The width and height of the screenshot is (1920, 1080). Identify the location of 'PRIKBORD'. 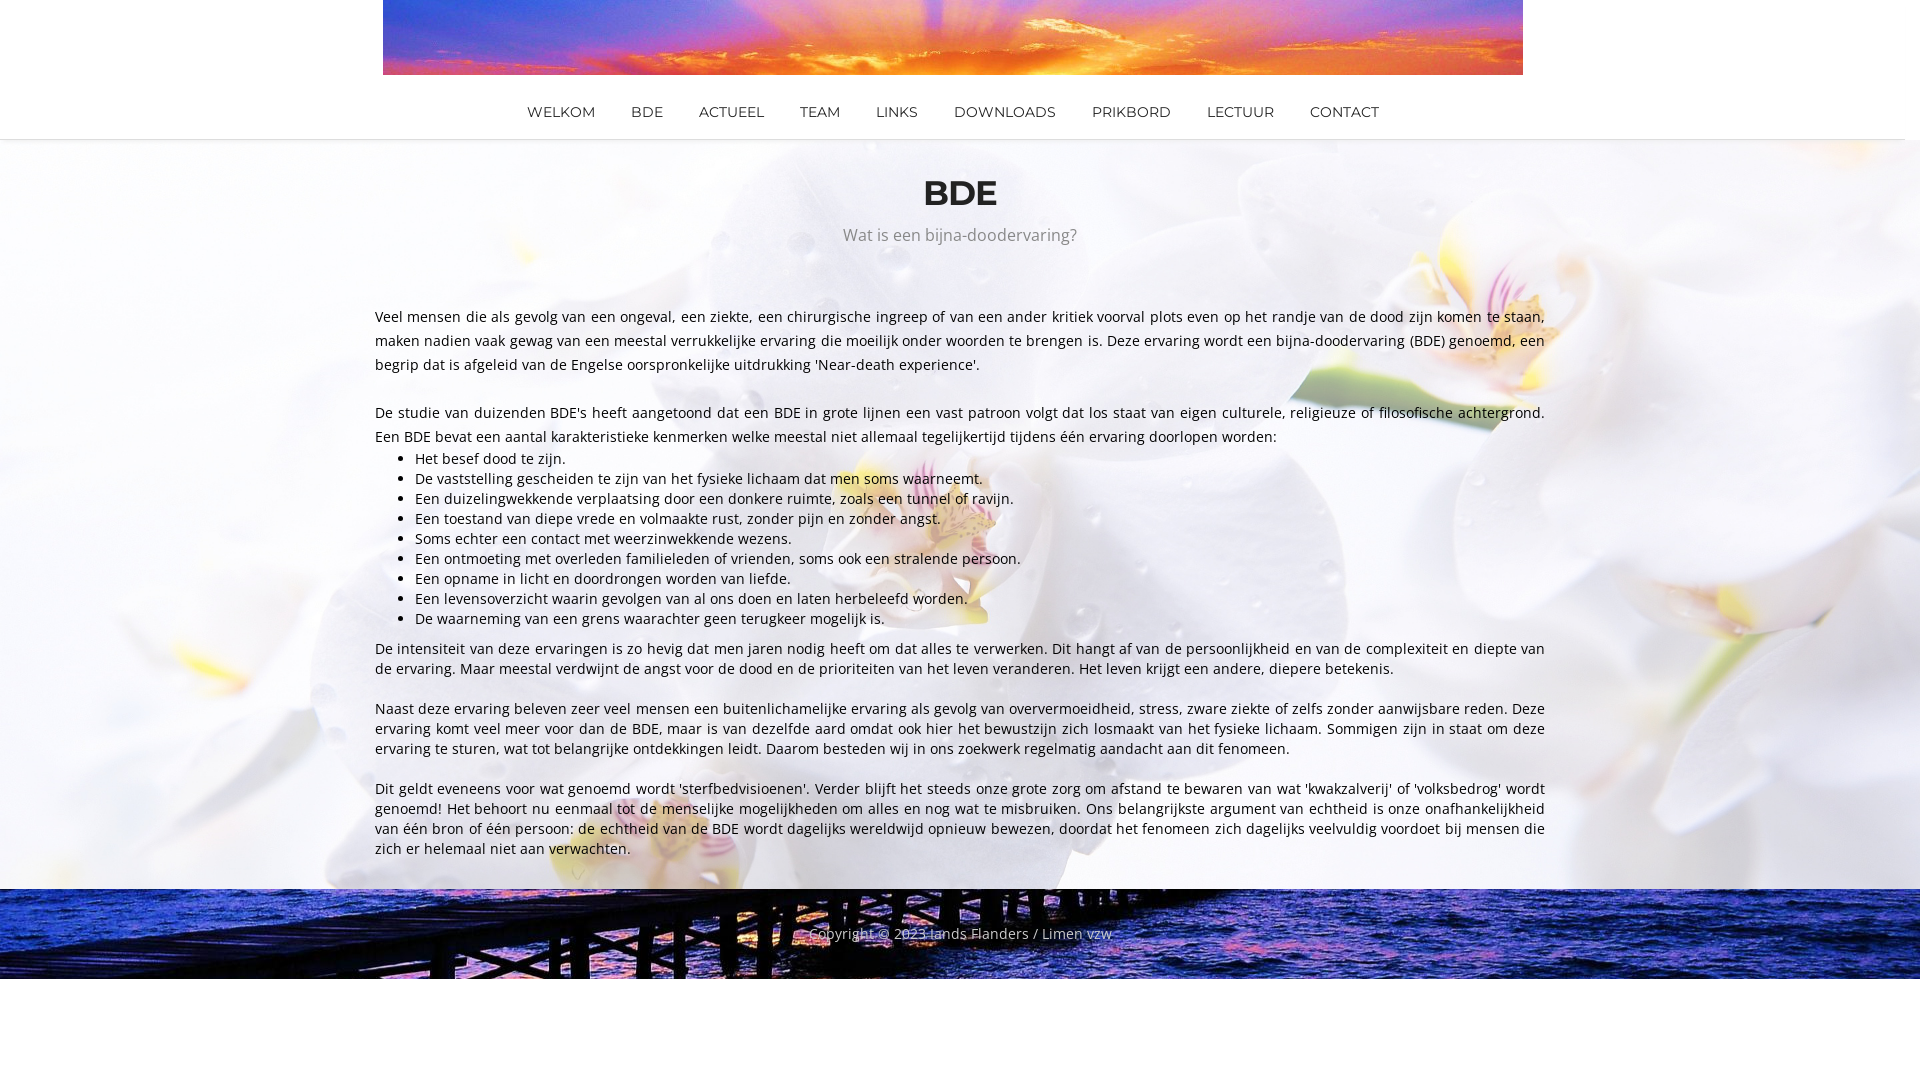
(1131, 111).